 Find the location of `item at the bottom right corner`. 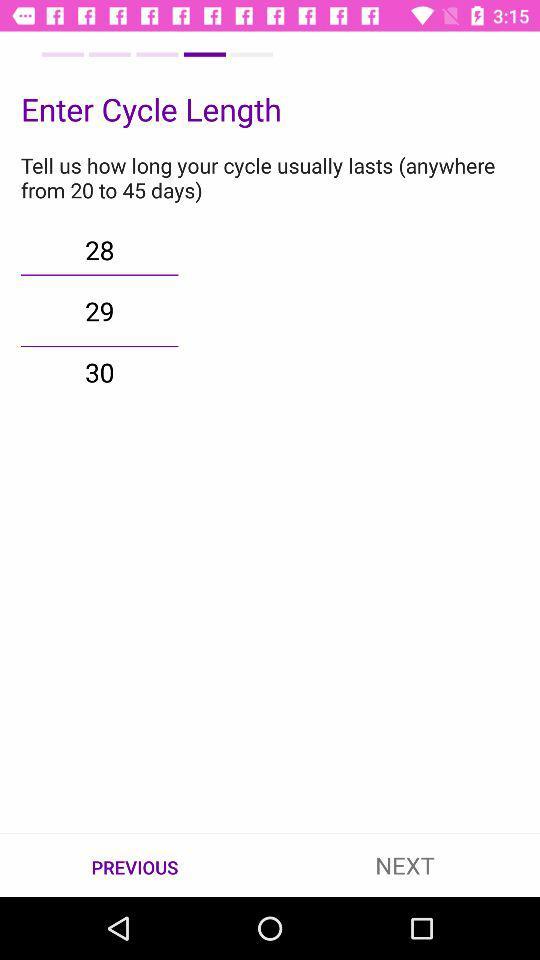

item at the bottom right corner is located at coordinates (405, 864).